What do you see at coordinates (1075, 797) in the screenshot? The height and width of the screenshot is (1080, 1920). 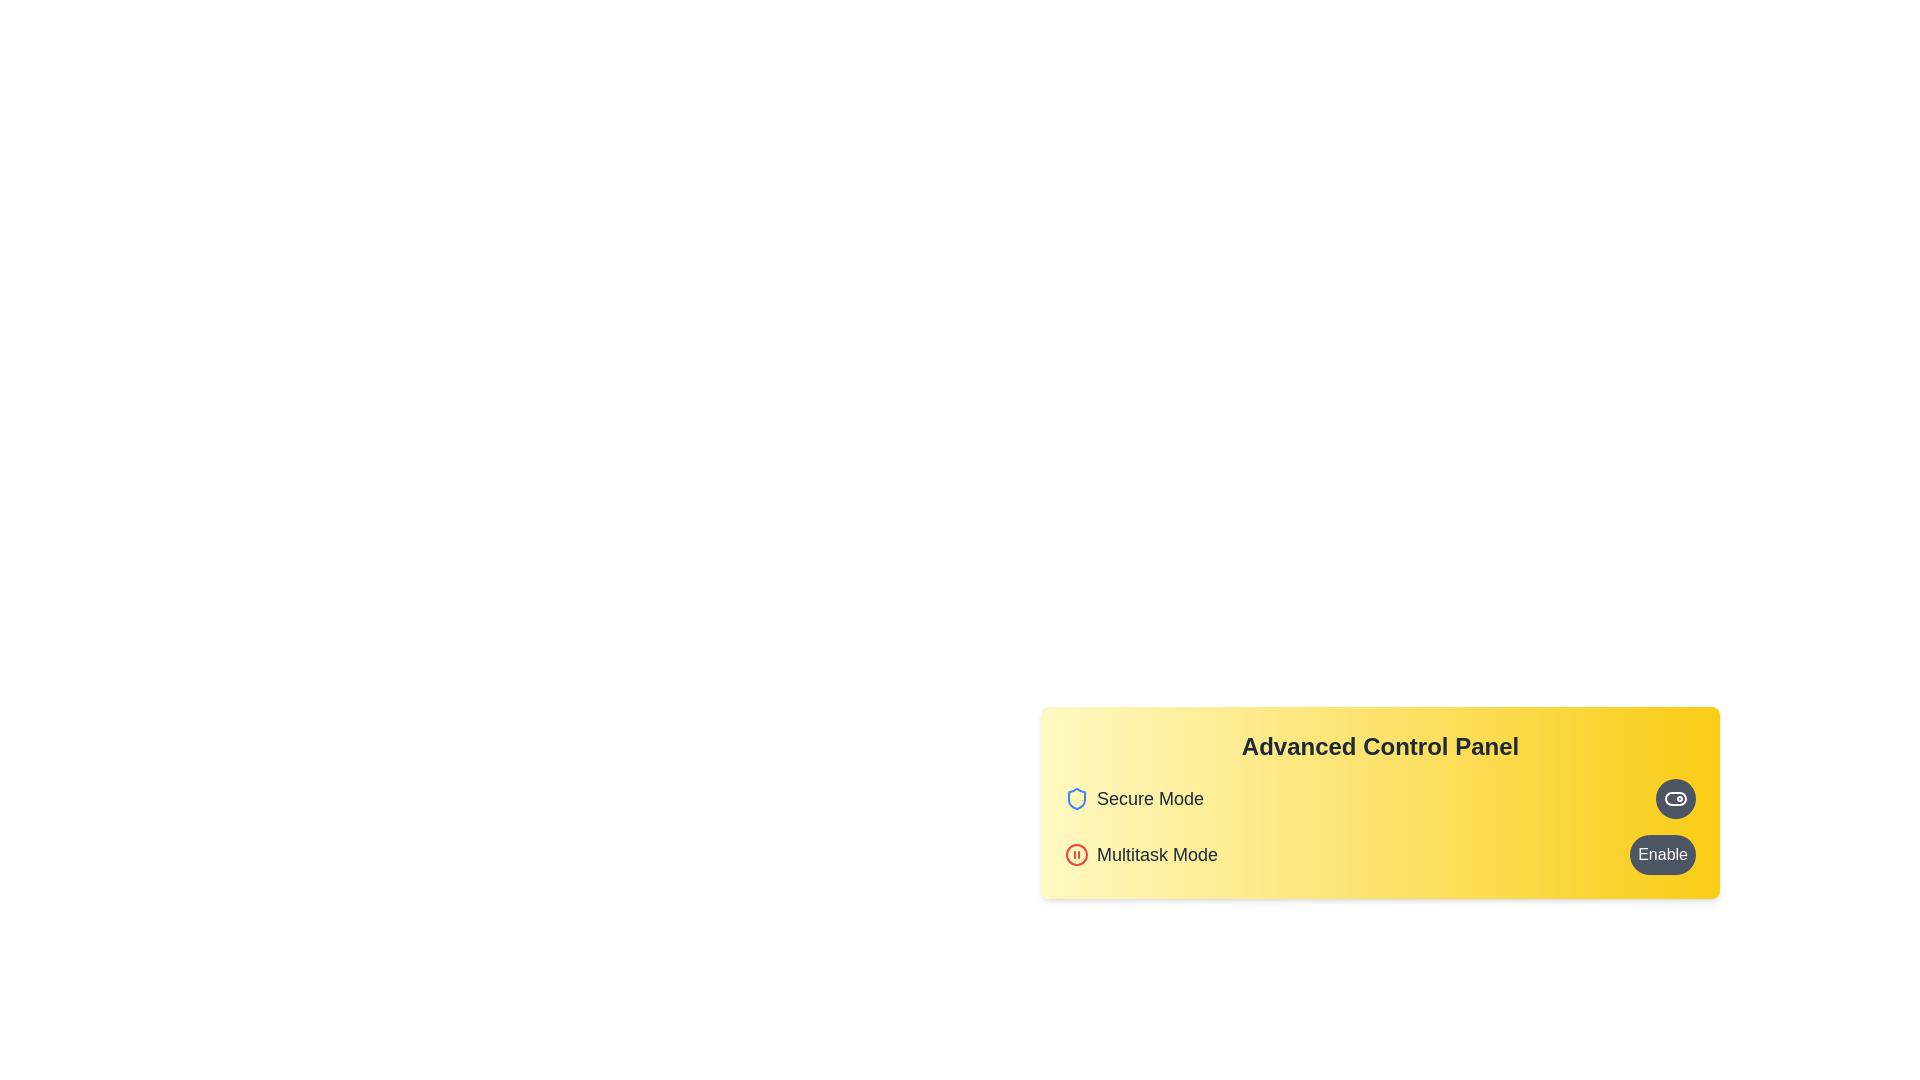 I see `the 'Secure Mode' icon located to the left of the 'Secure Mode' text label` at bounding box center [1075, 797].